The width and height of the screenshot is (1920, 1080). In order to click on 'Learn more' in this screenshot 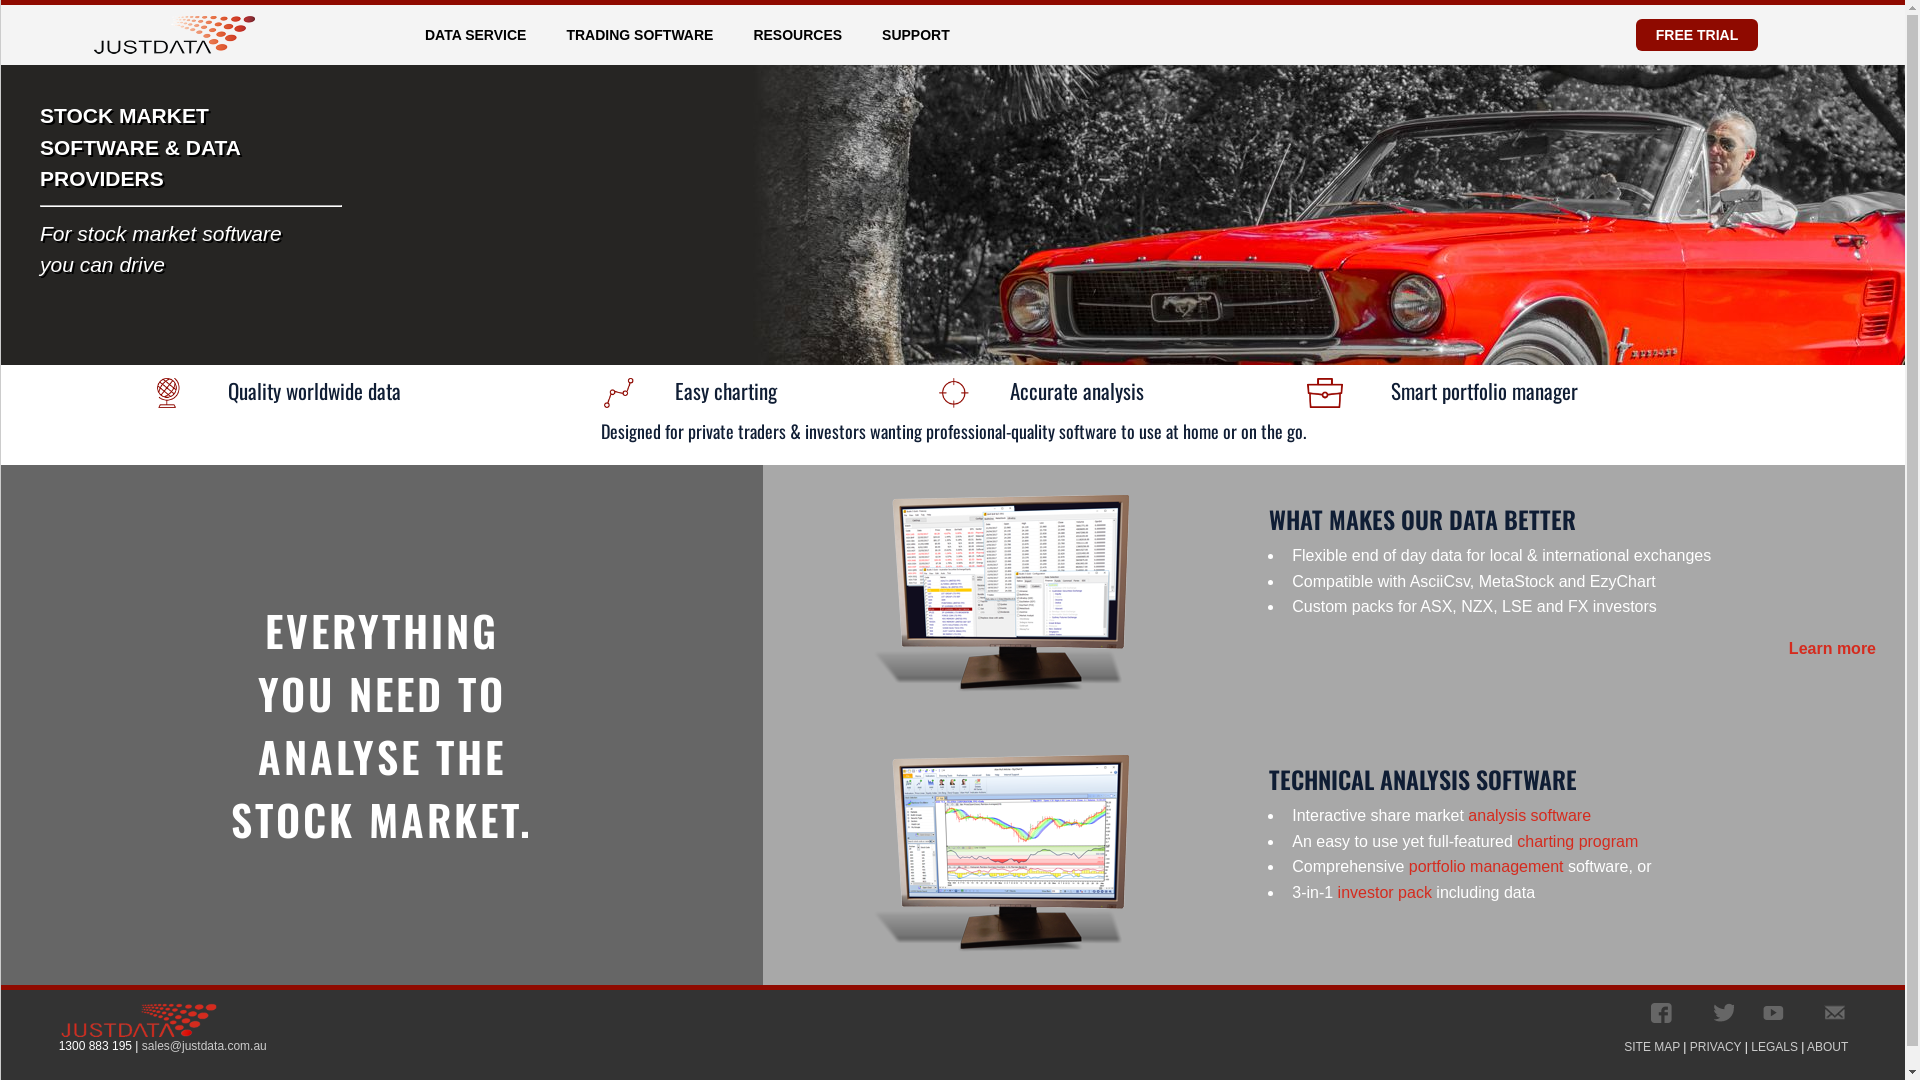, I will do `click(1832, 648)`.